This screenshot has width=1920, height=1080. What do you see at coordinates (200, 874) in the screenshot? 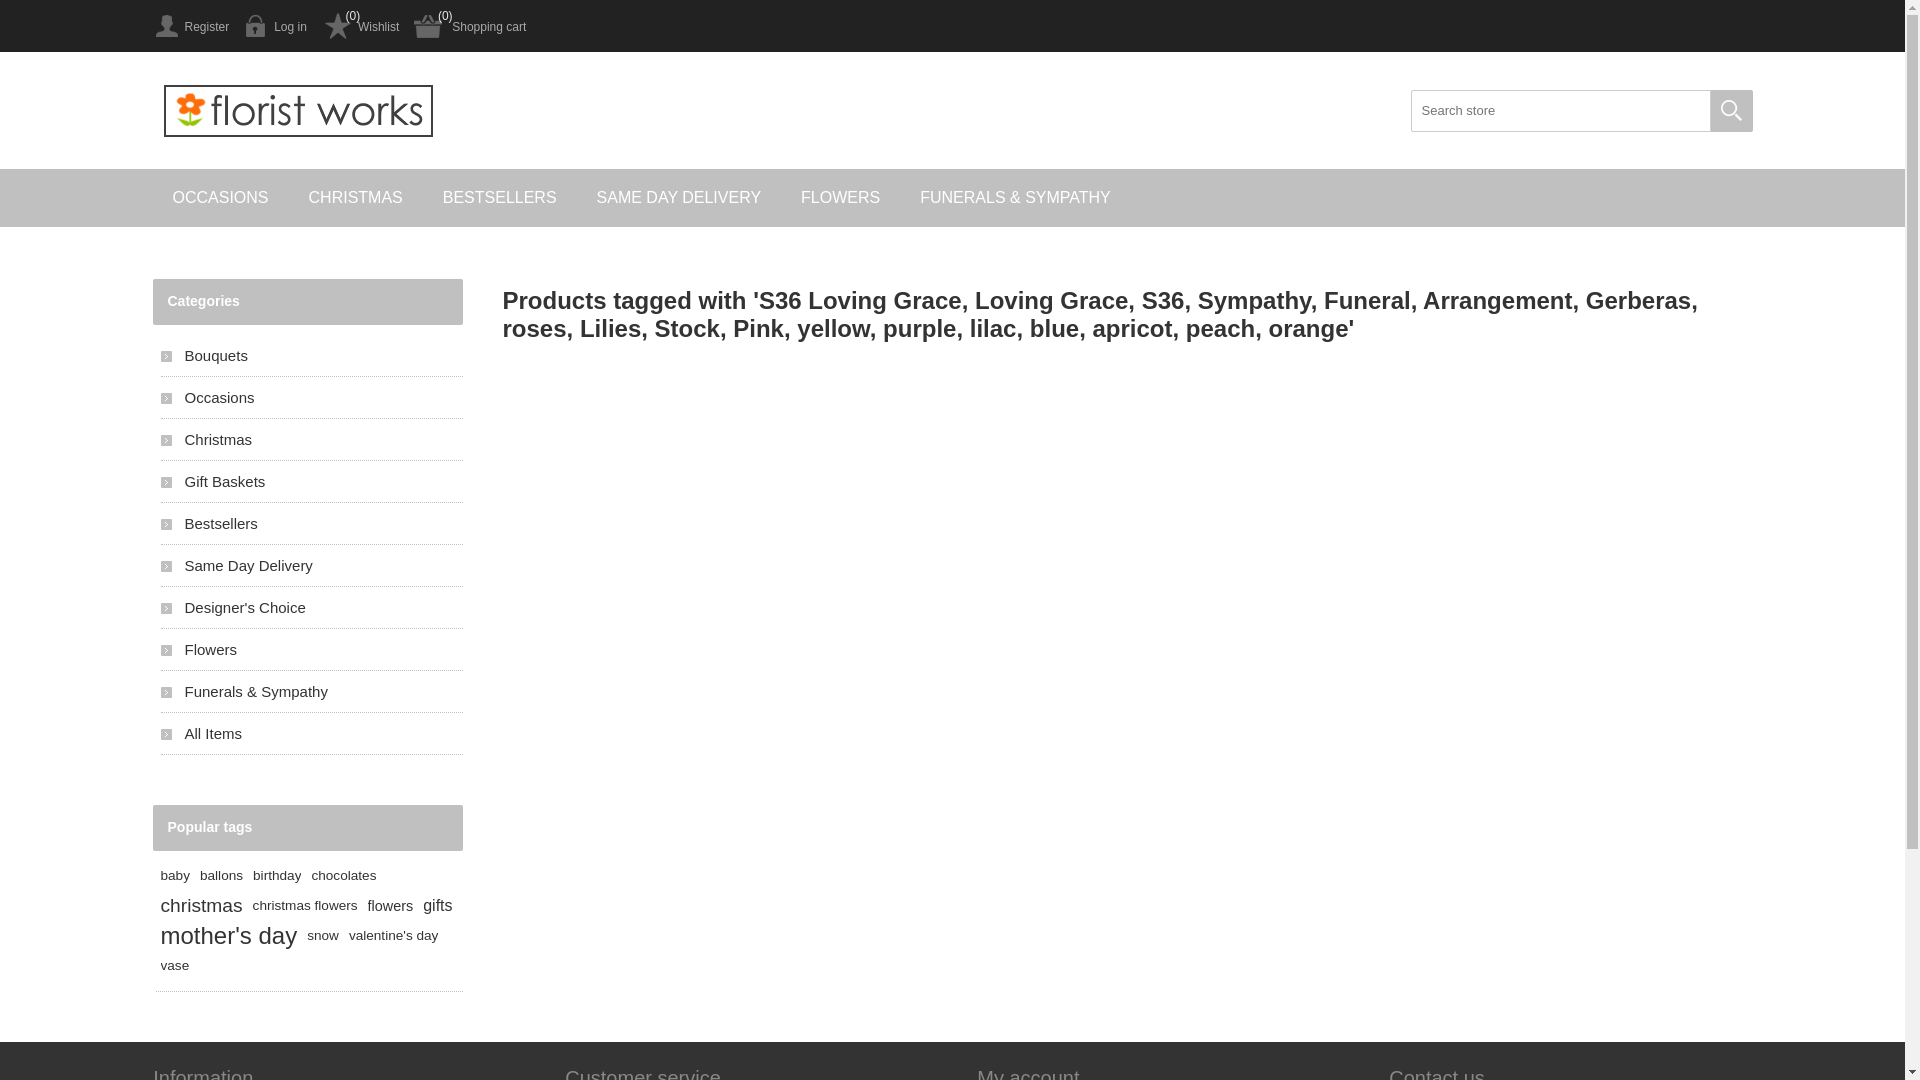
I see `'ballons'` at bounding box center [200, 874].